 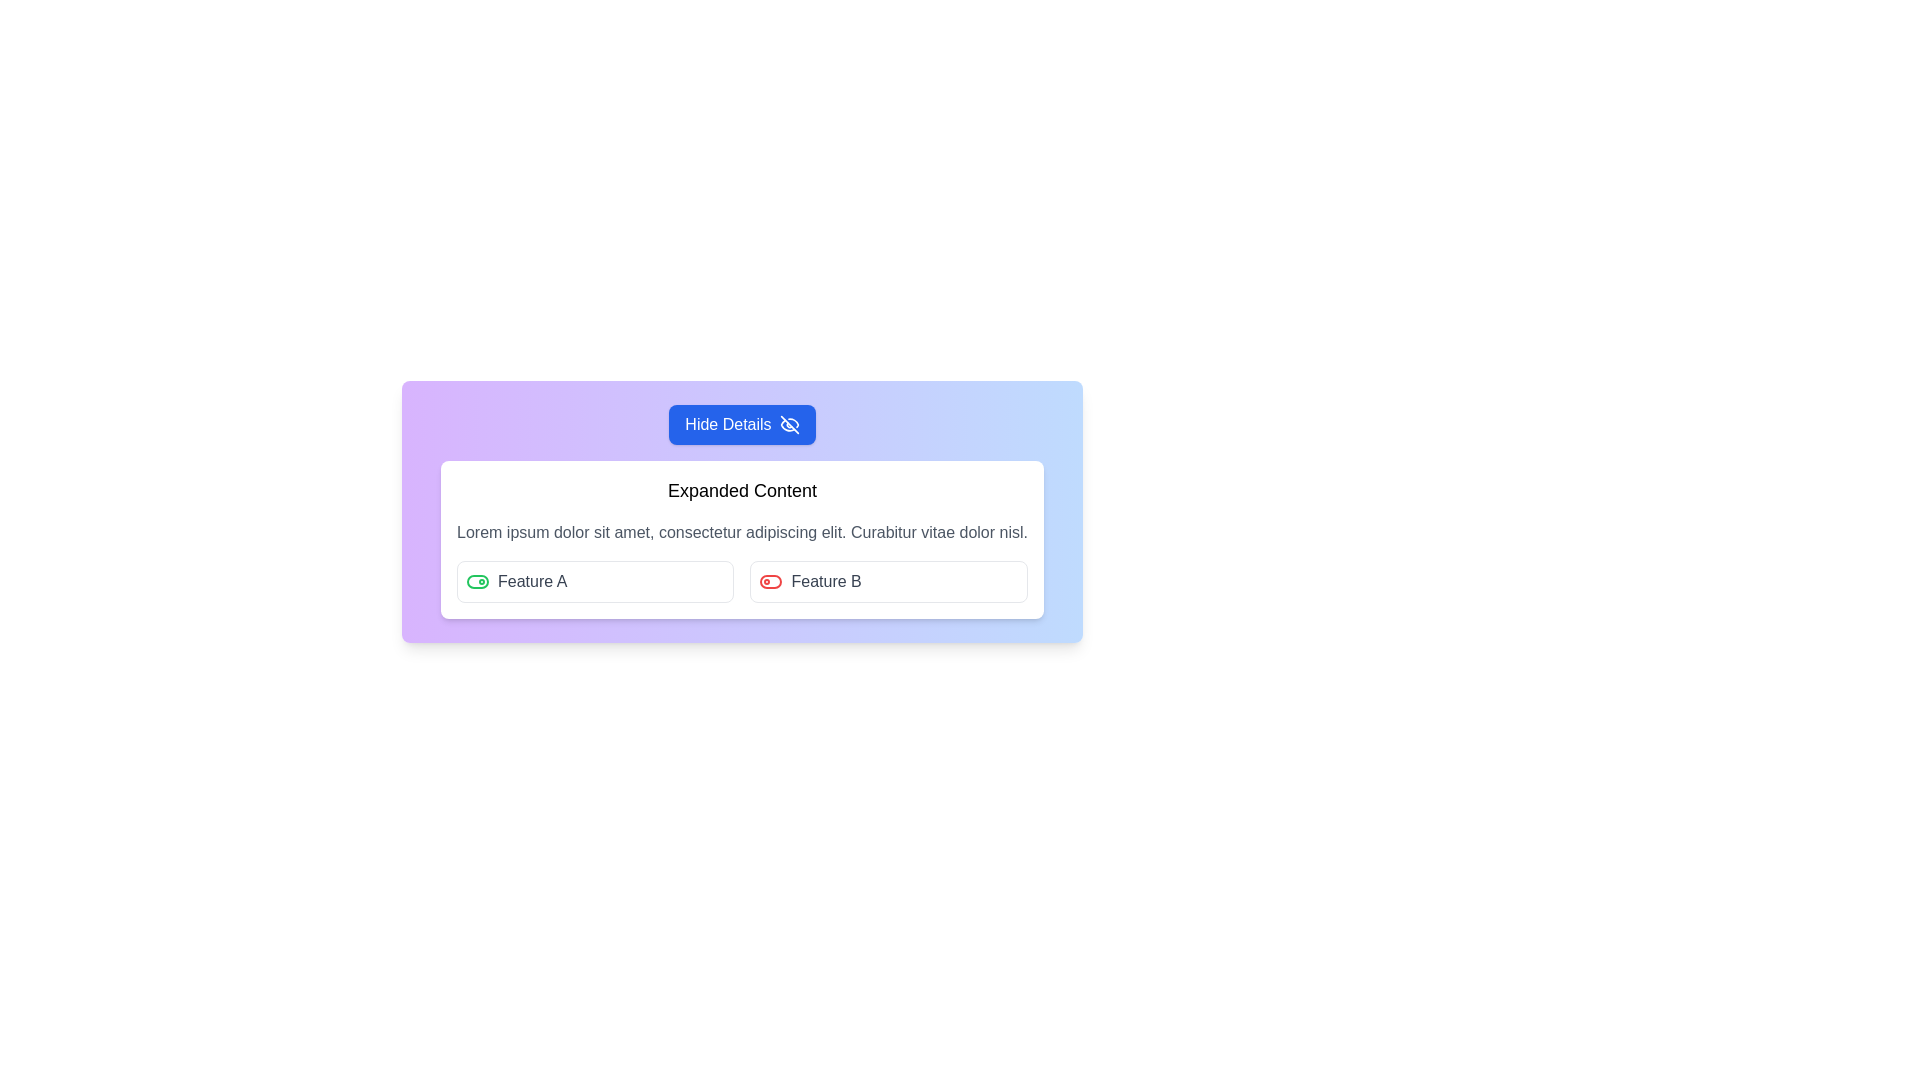 What do you see at coordinates (888, 582) in the screenshot?
I see `the Toggle Button labeled 'Feature B' to change its state from off to on` at bounding box center [888, 582].